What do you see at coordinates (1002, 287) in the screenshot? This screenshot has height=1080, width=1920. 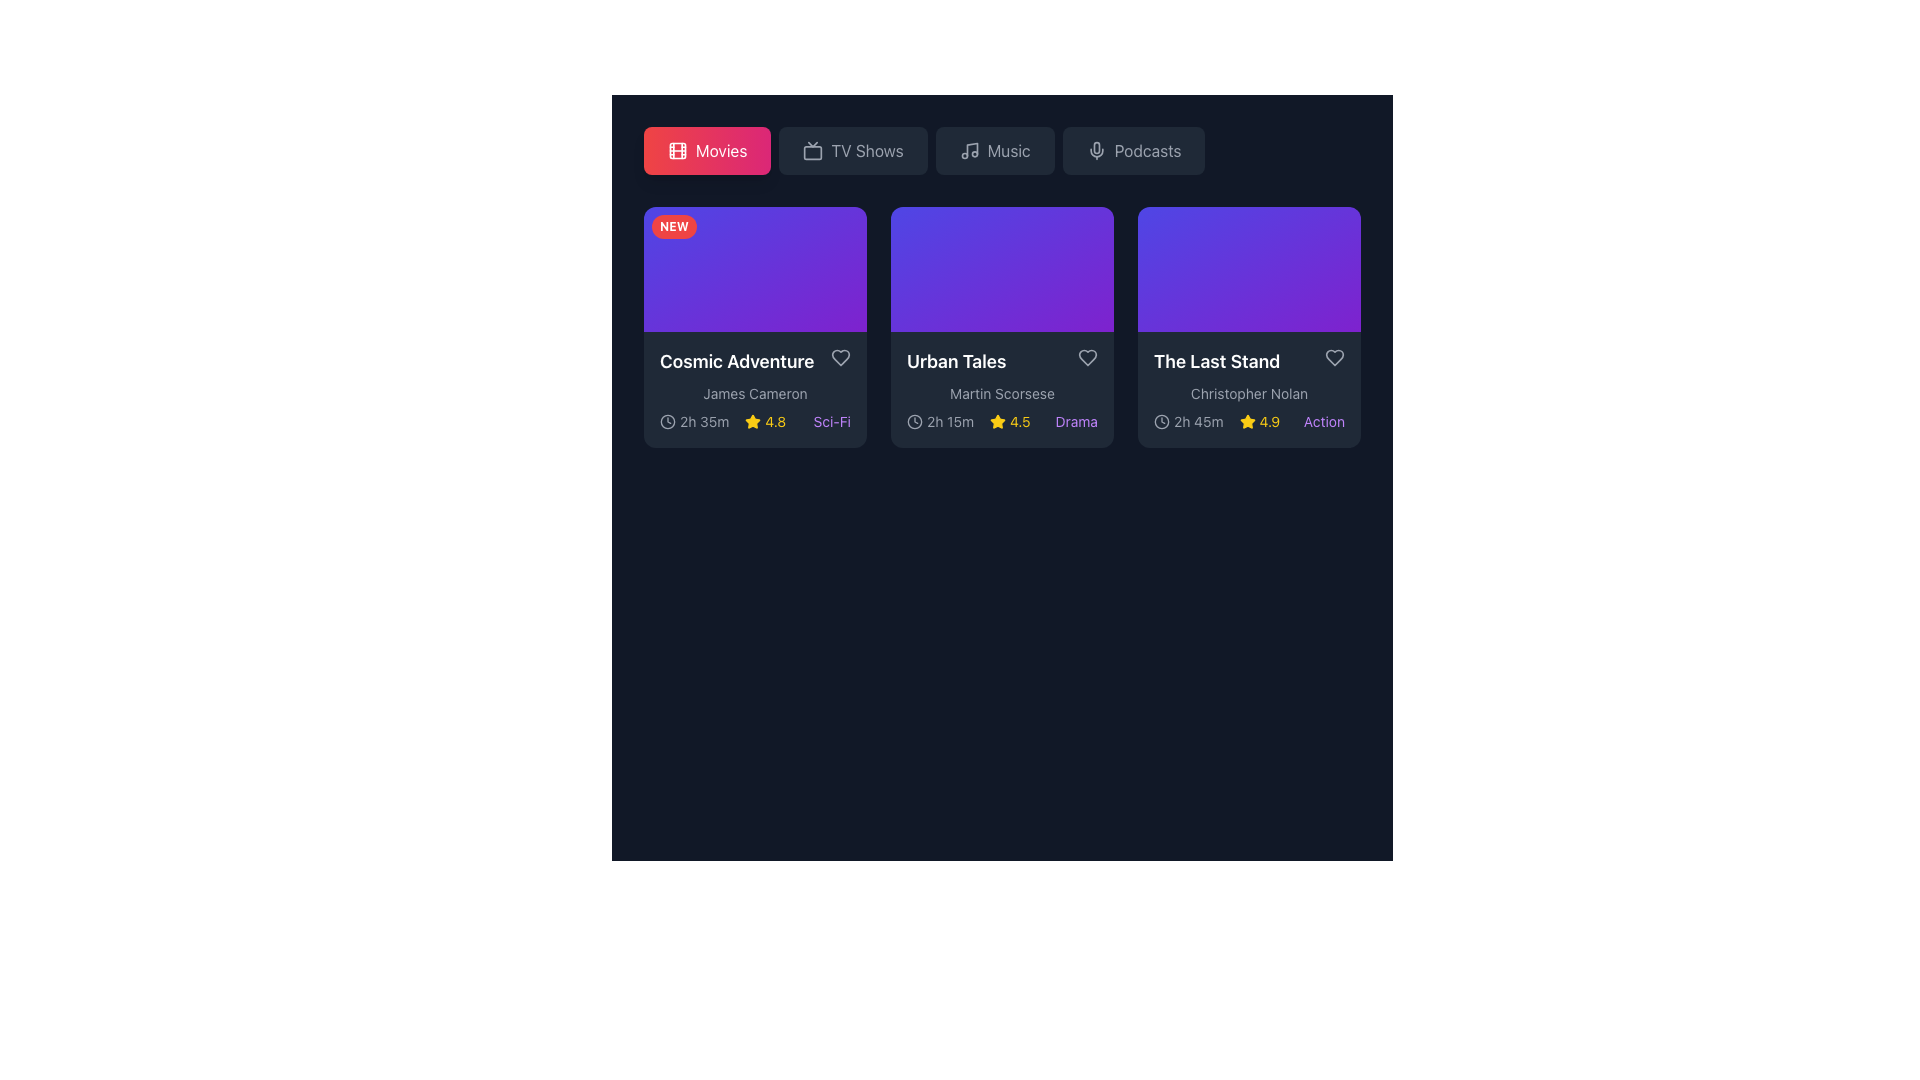 I see `the purple gradient card` at bounding box center [1002, 287].